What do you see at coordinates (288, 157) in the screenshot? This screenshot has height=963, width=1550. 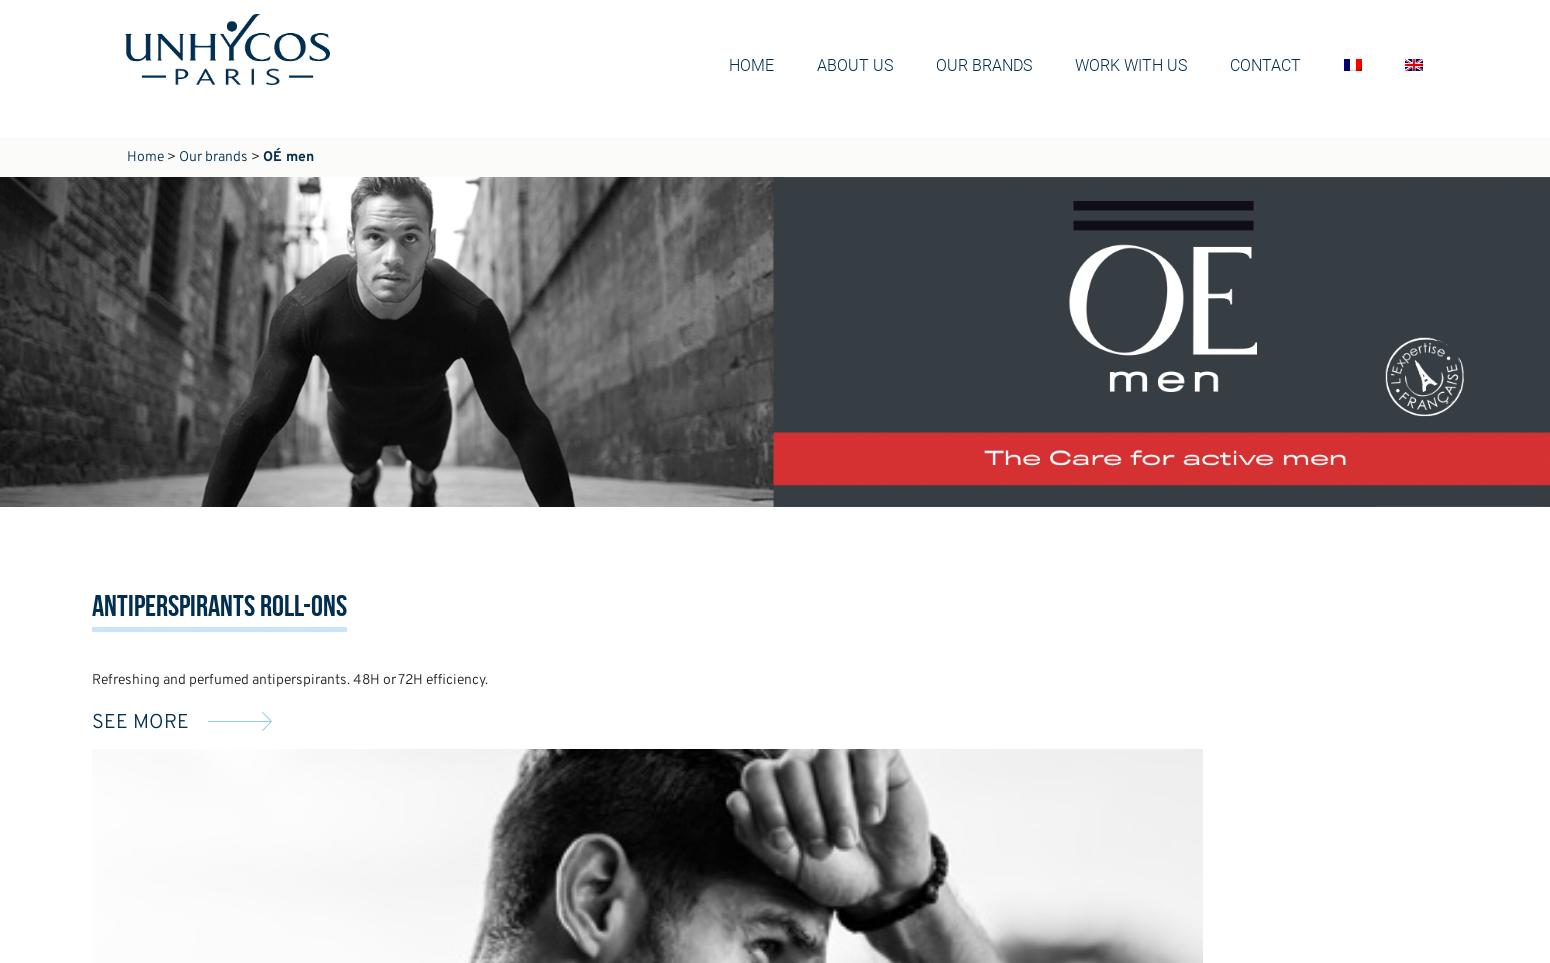 I see `'OÉ men'` at bounding box center [288, 157].